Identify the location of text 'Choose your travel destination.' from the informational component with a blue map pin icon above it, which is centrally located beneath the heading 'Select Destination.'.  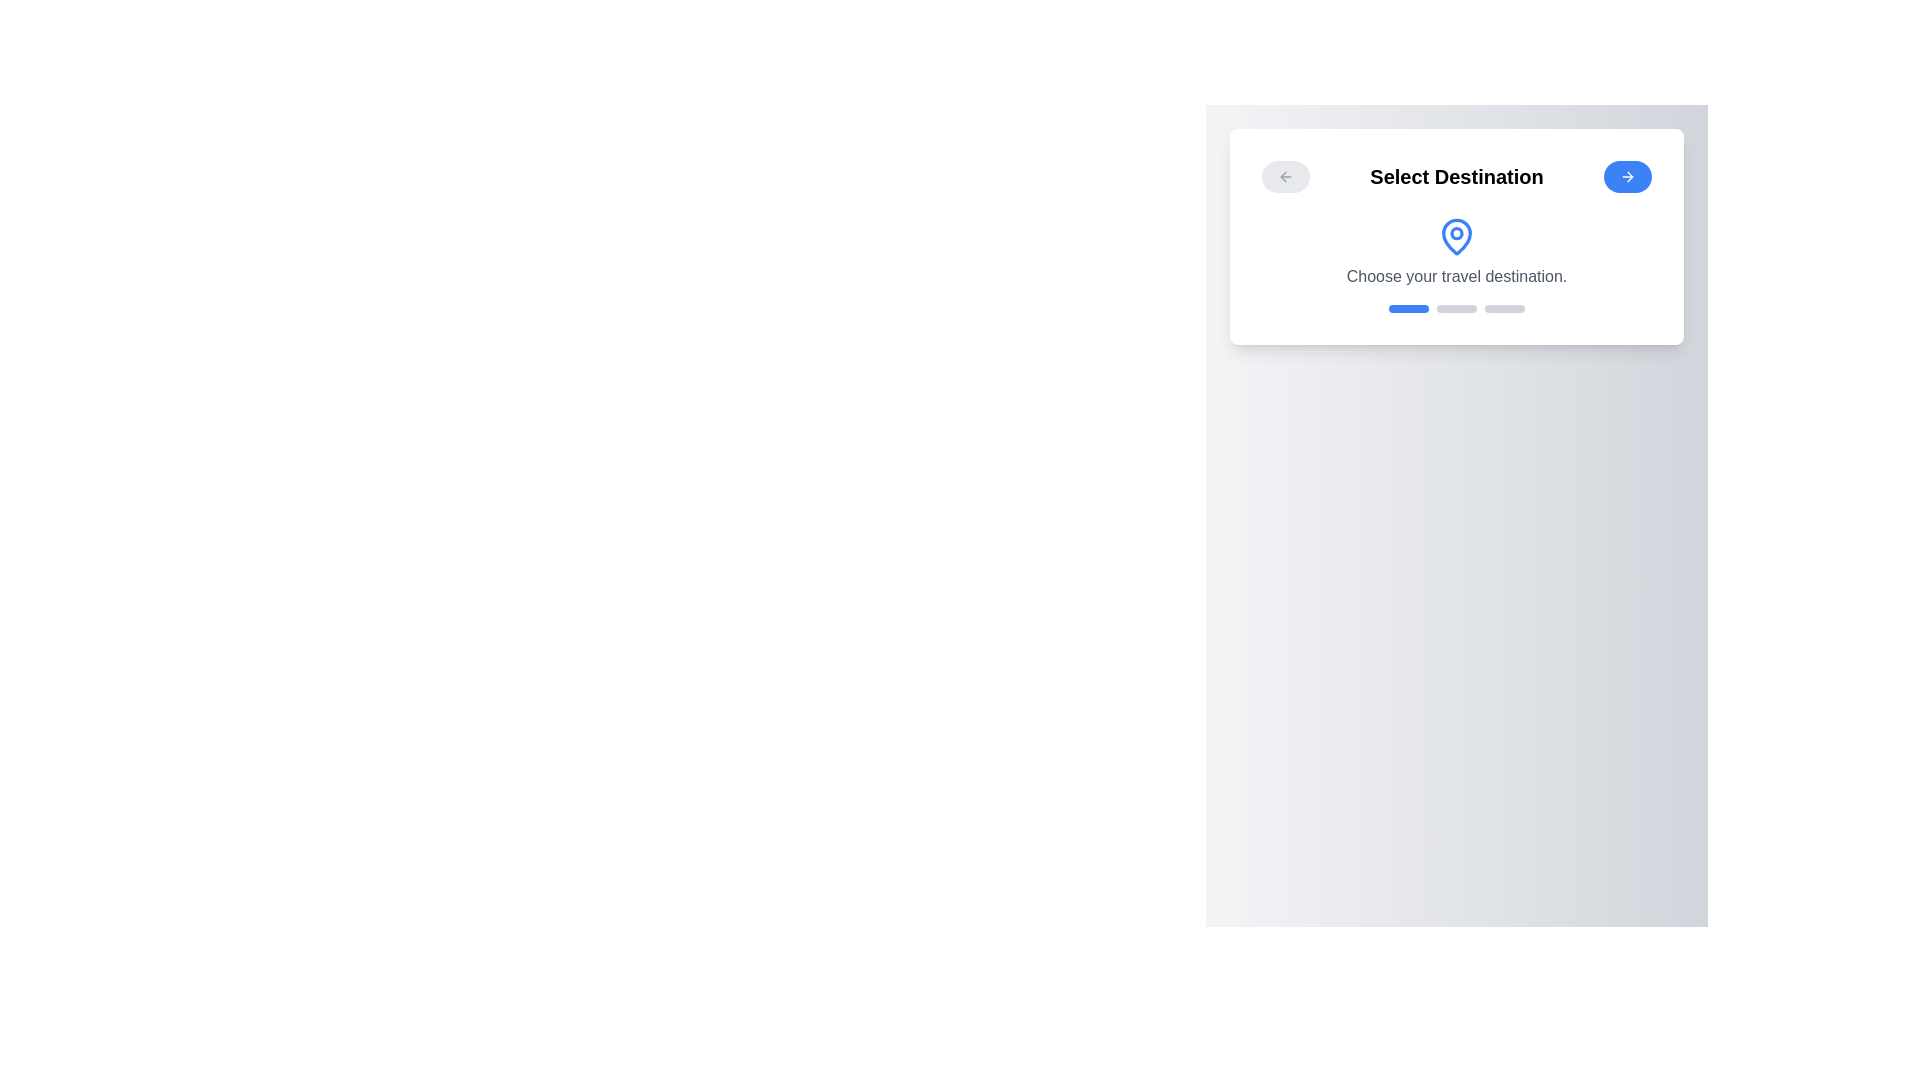
(1457, 252).